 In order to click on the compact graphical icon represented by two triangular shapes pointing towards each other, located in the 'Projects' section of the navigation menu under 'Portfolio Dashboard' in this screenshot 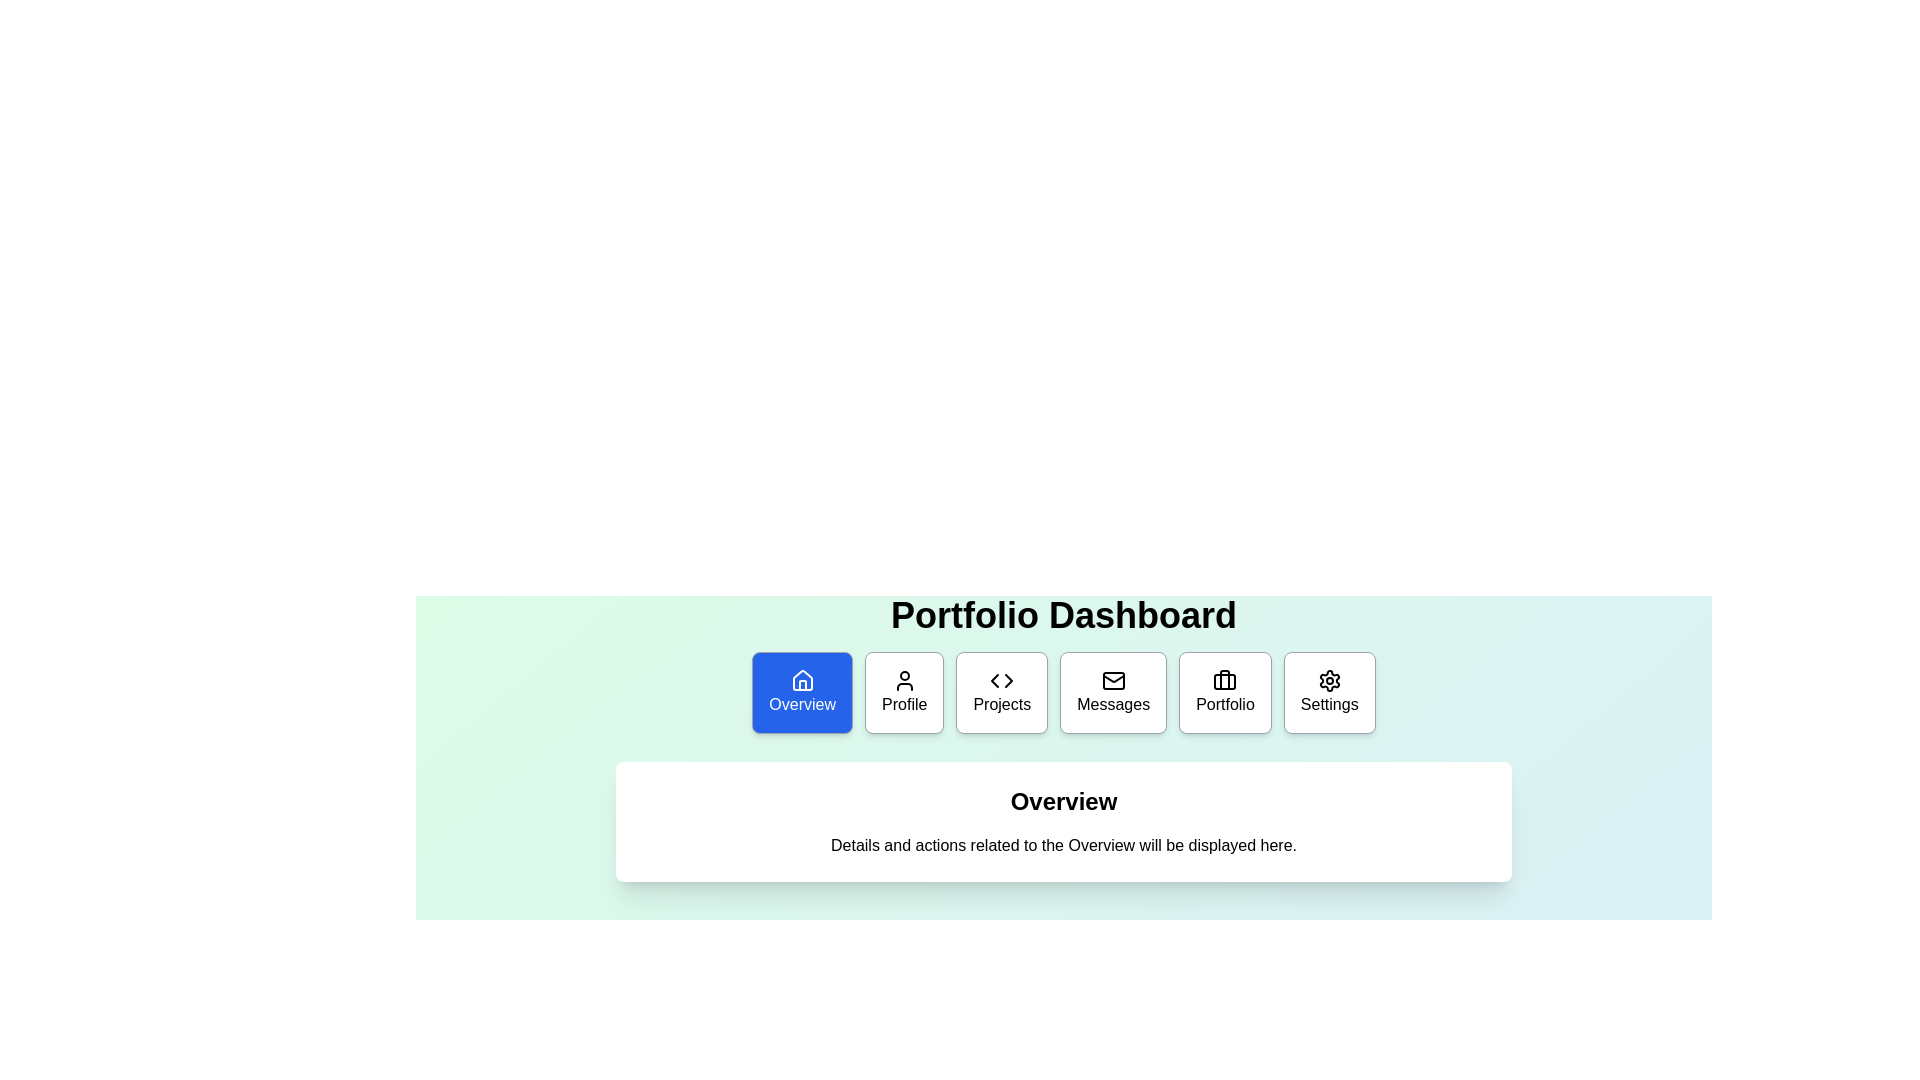, I will do `click(1002, 680)`.